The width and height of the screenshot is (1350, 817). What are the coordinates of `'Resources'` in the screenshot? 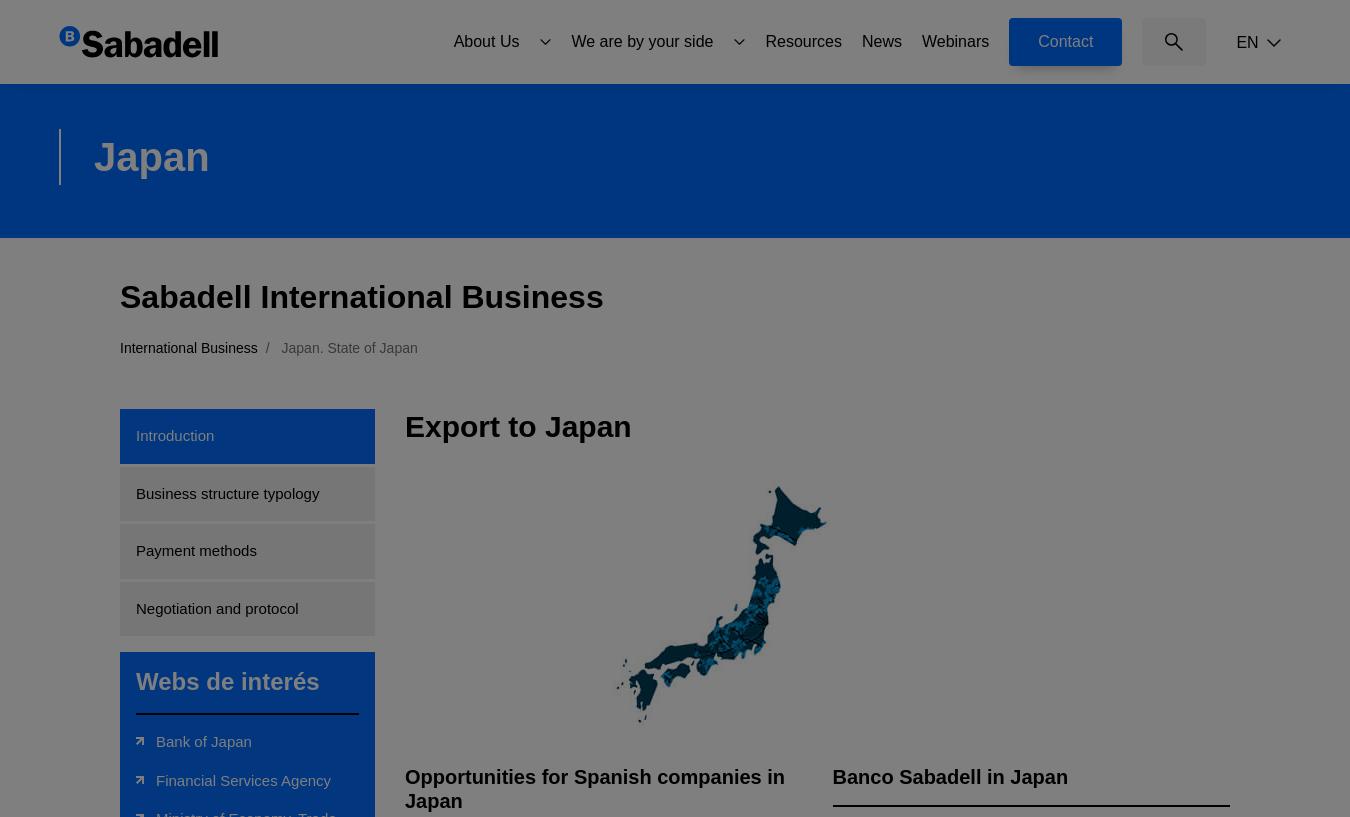 It's located at (802, 39).